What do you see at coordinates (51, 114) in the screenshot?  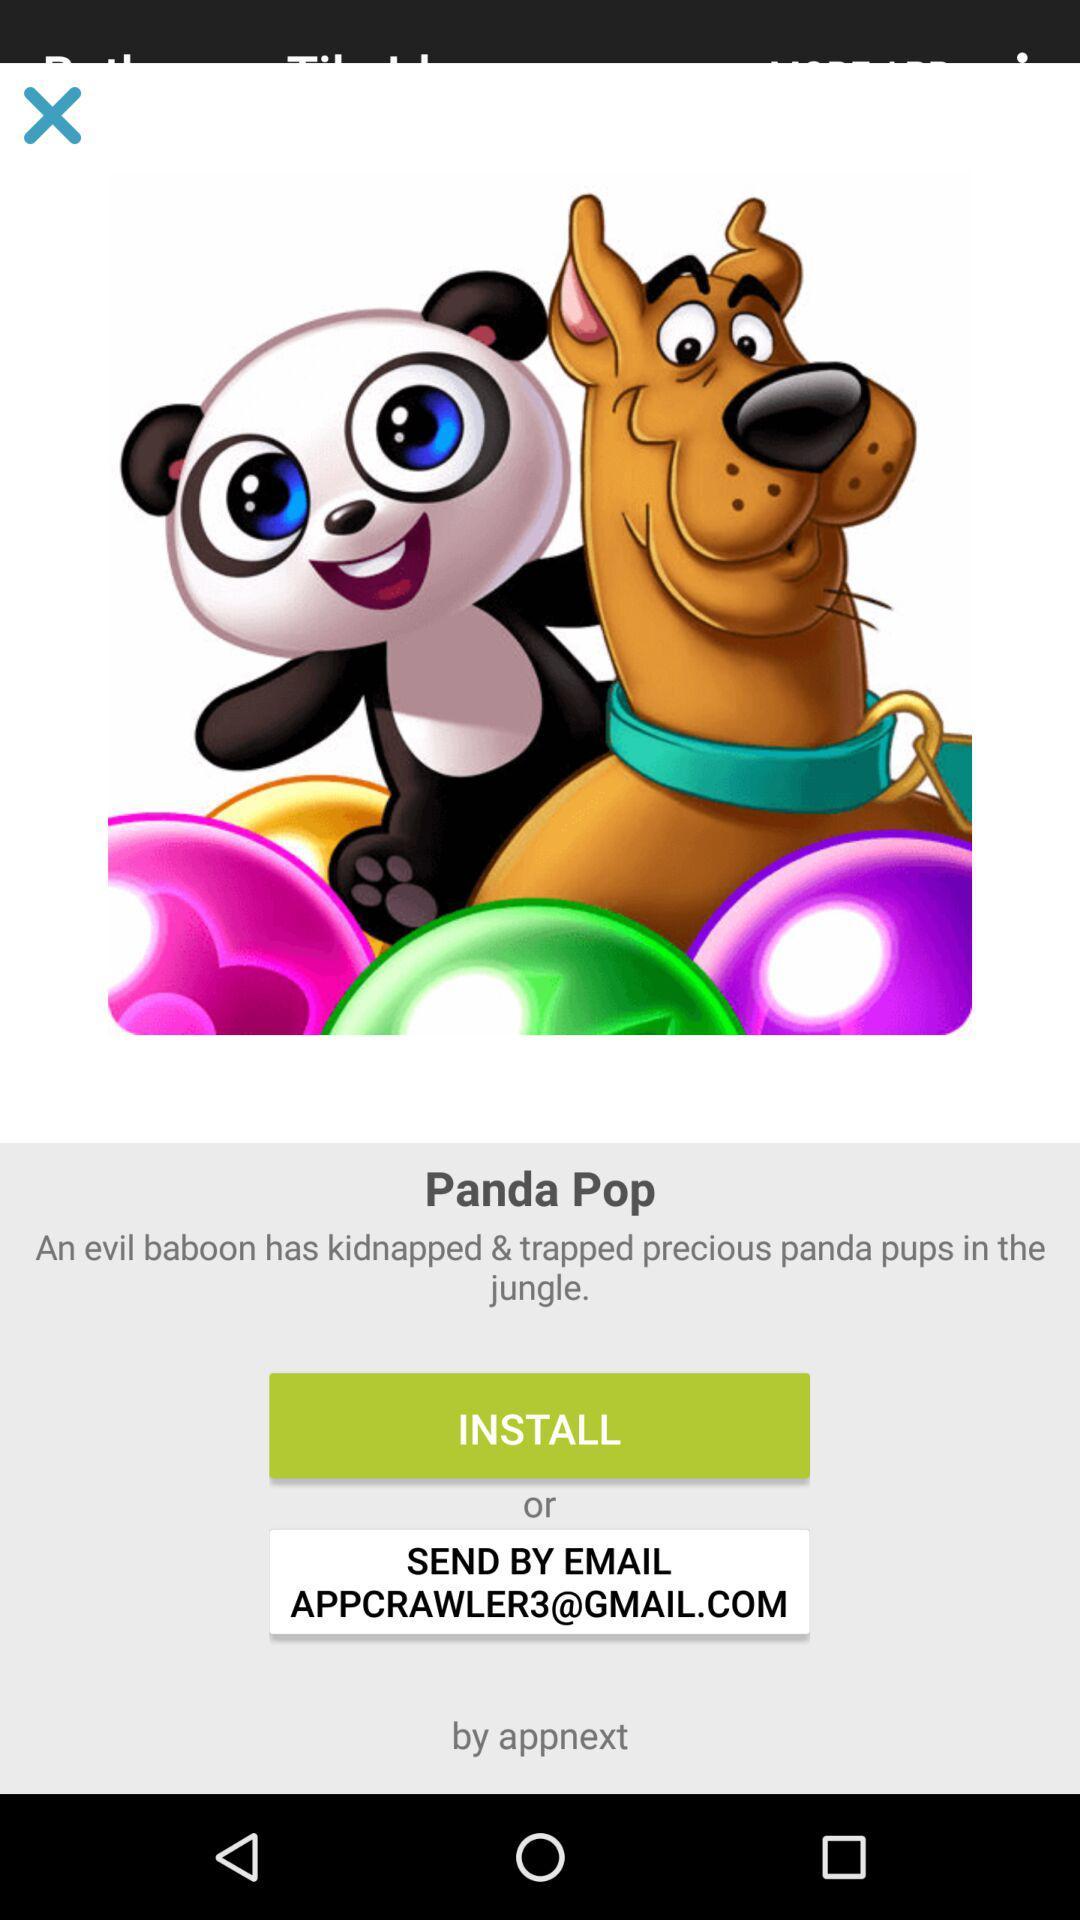 I see `the close icon` at bounding box center [51, 114].